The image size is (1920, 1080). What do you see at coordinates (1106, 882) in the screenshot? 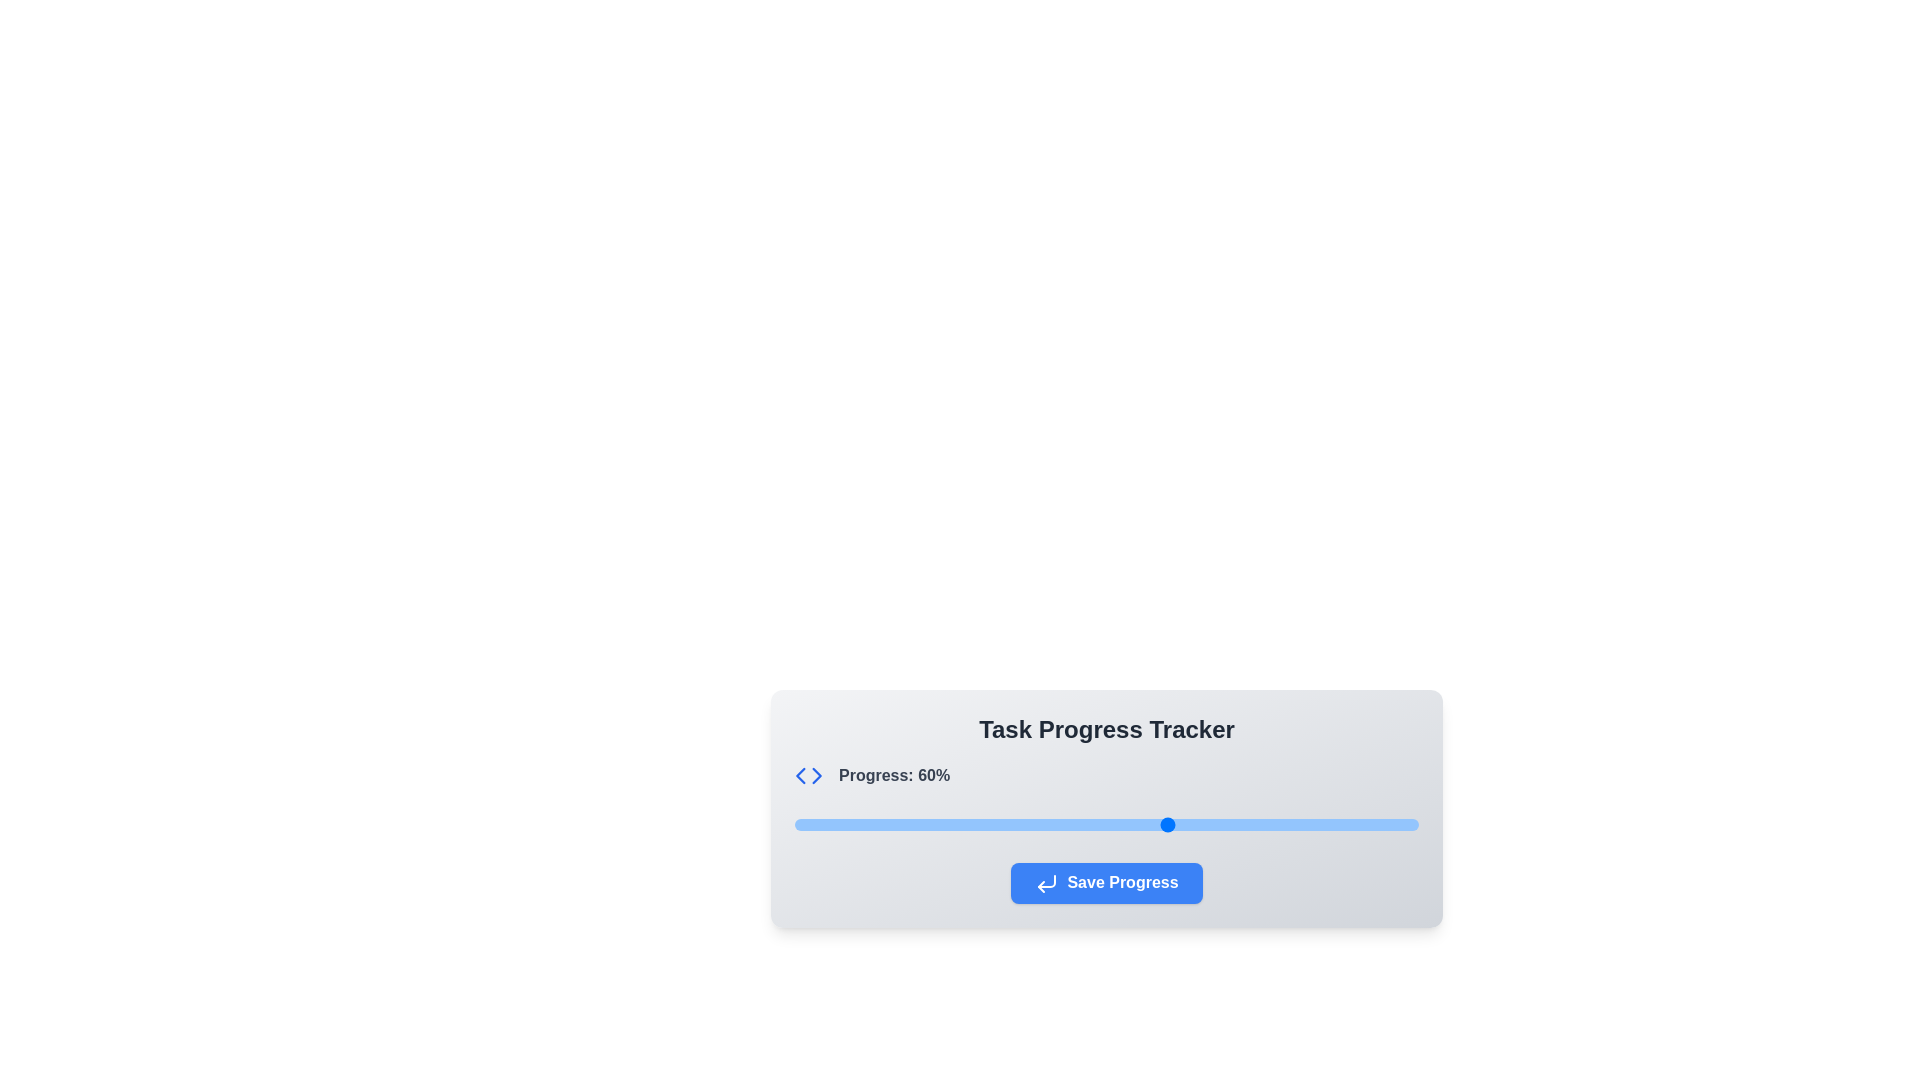
I see `the 'Save Progress' button` at bounding box center [1106, 882].